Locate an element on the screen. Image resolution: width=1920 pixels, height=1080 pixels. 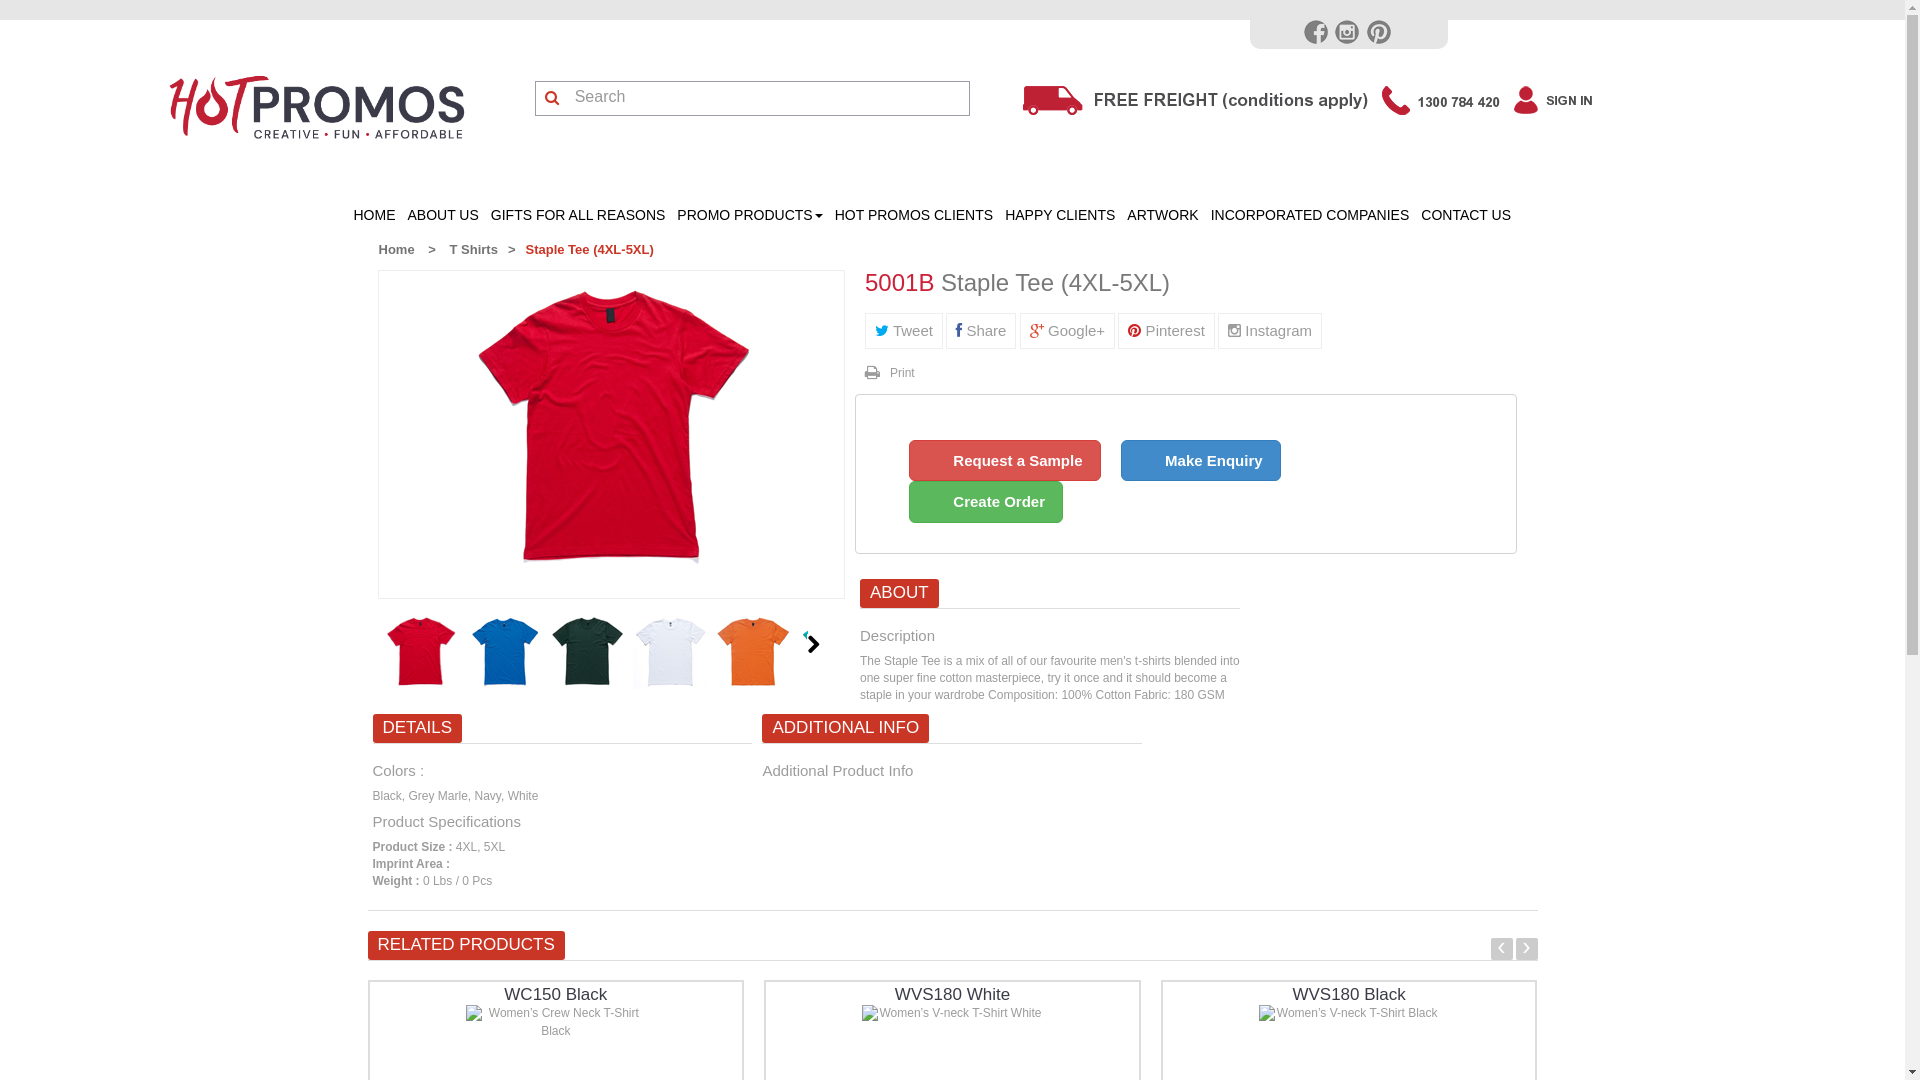
'HAPPY CLIENTS' is located at coordinates (1059, 215).